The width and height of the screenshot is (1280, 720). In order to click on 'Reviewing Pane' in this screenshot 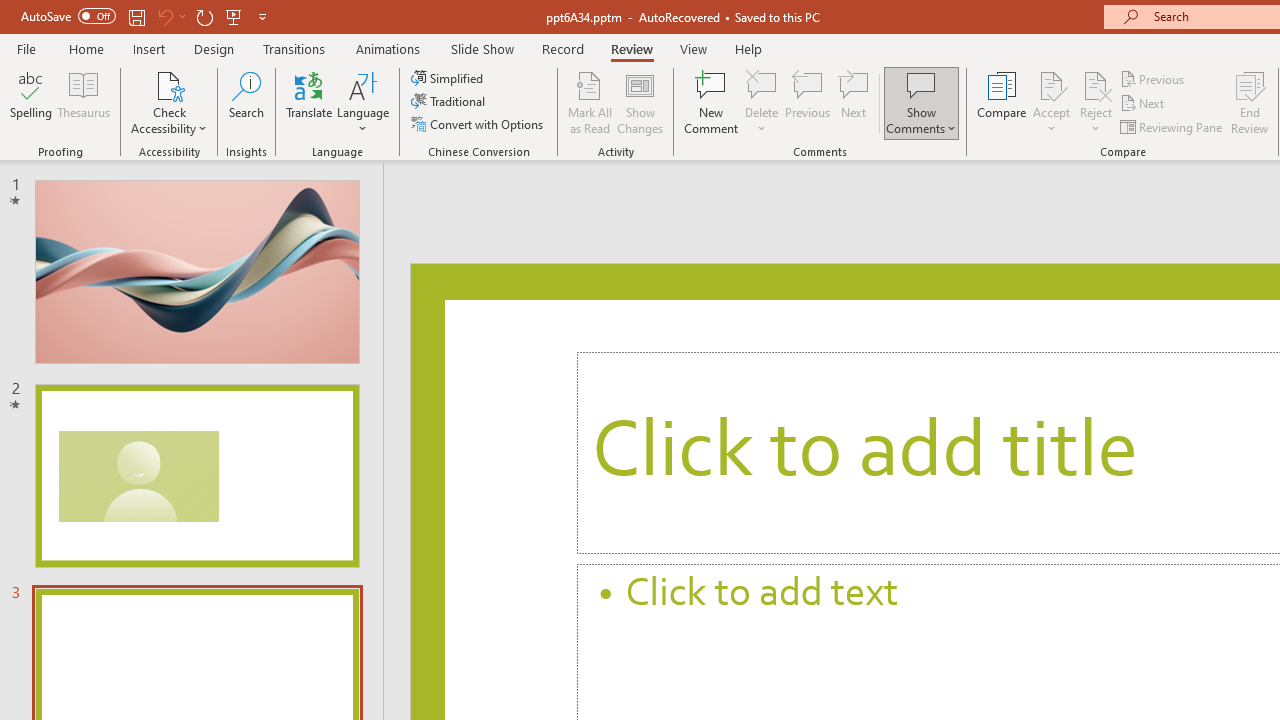, I will do `click(1173, 127)`.